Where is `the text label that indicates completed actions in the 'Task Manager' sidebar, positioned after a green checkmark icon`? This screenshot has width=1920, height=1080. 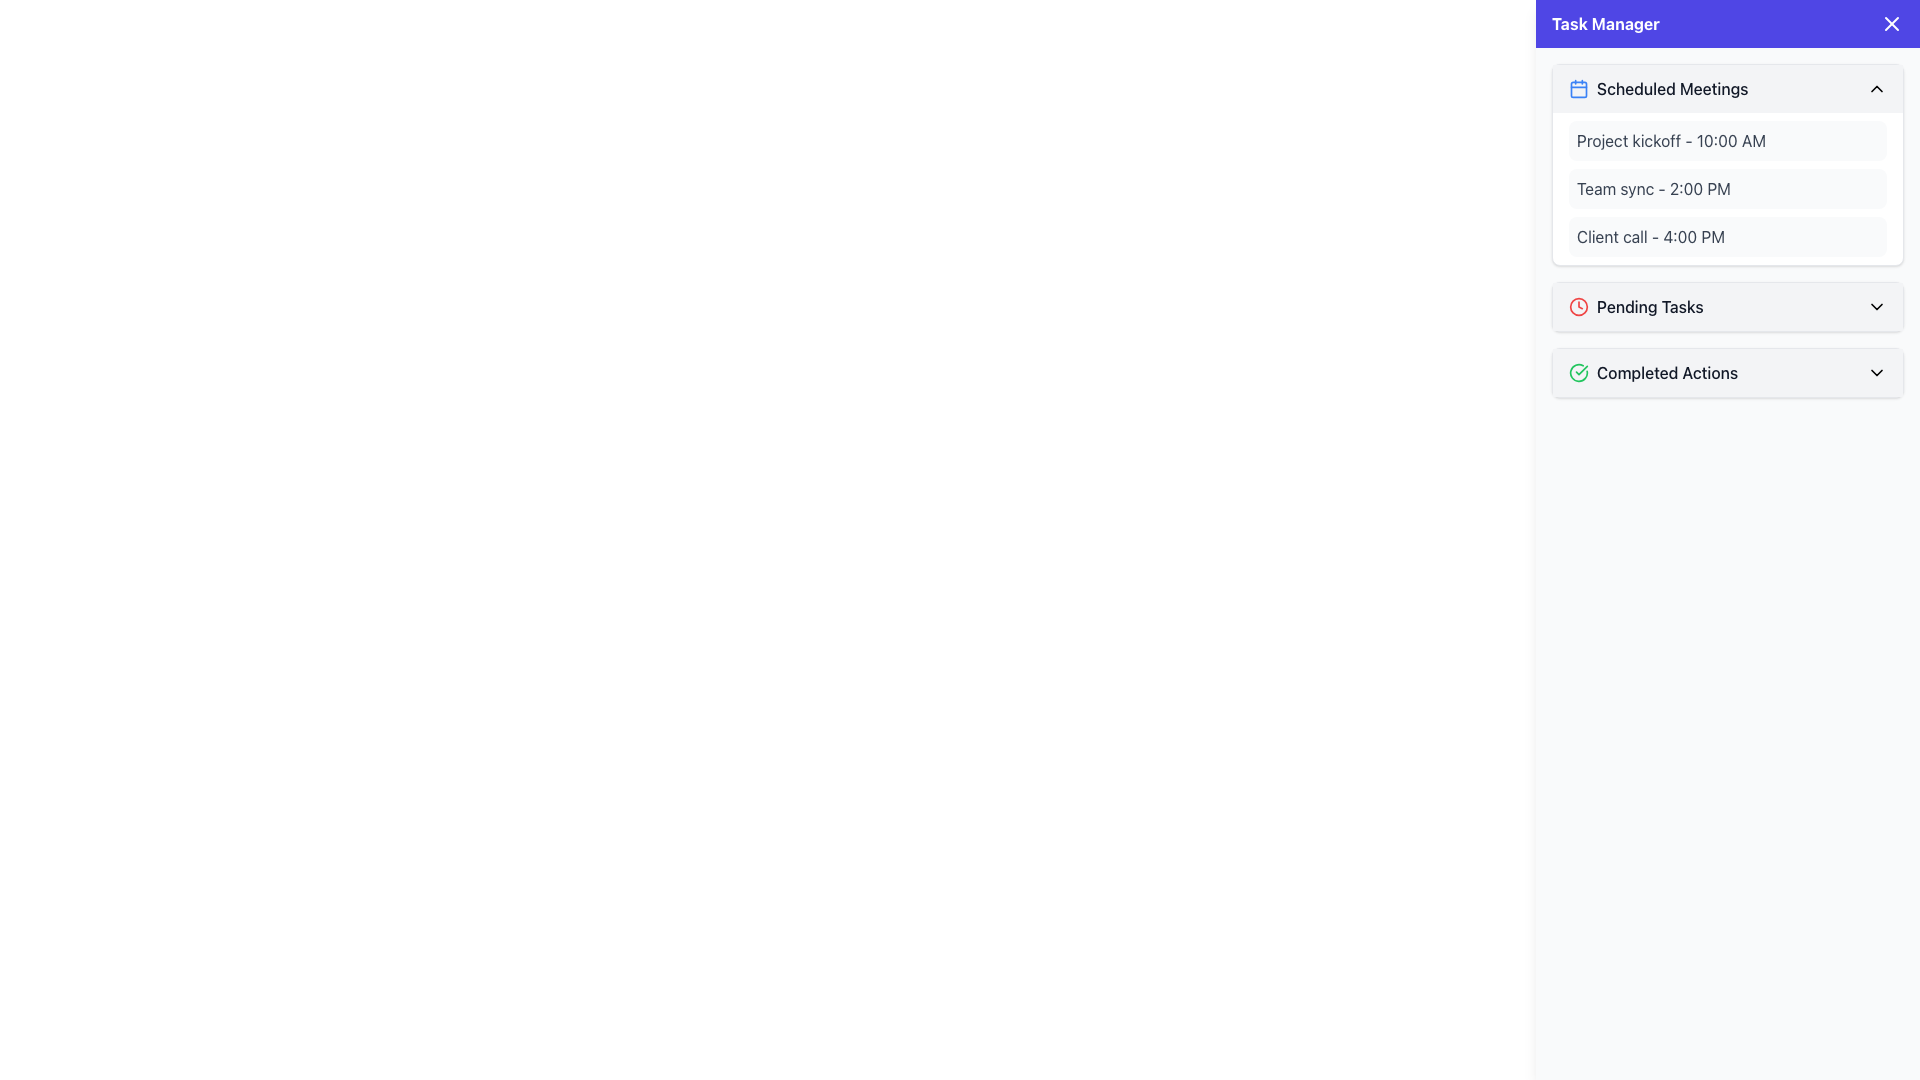 the text label that indicates completed actions in the 'Task Manager' sidebar, positioned after a green checkmark icon is located at coordinates (1667, 373).